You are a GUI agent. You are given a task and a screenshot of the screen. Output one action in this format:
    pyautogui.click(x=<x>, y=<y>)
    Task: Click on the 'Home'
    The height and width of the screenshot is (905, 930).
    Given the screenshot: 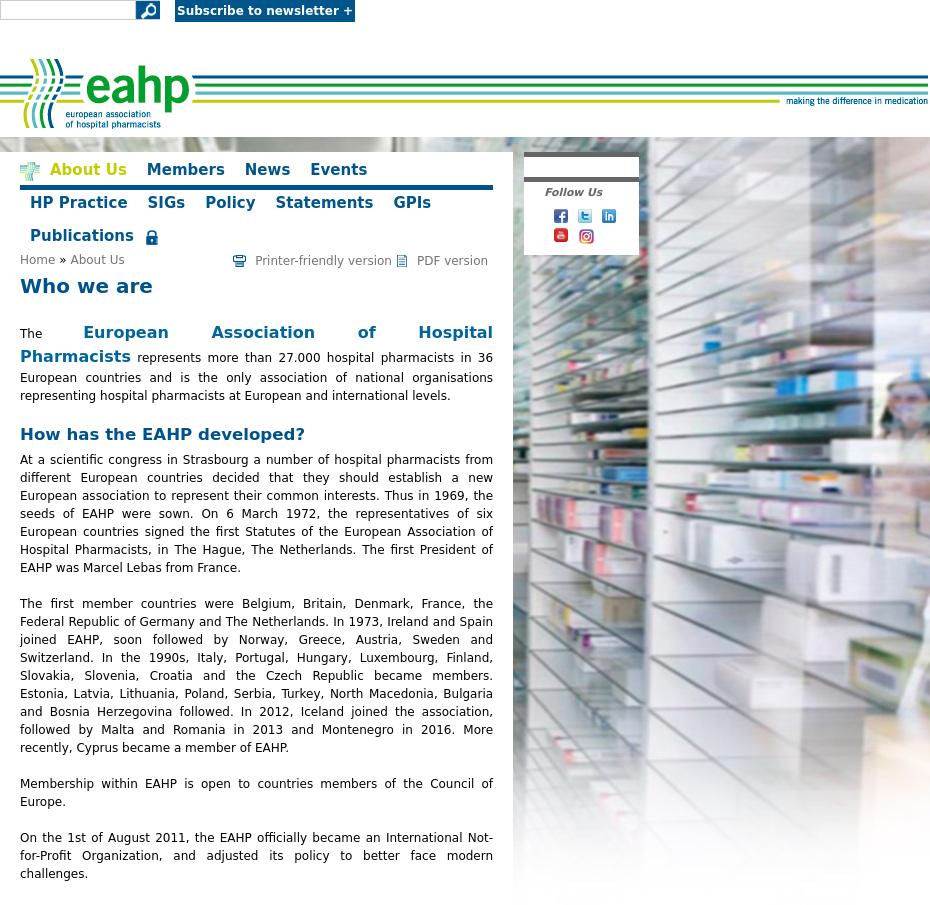 What is the action you would take?
    pyautogui.click(x=36, y=260)
    